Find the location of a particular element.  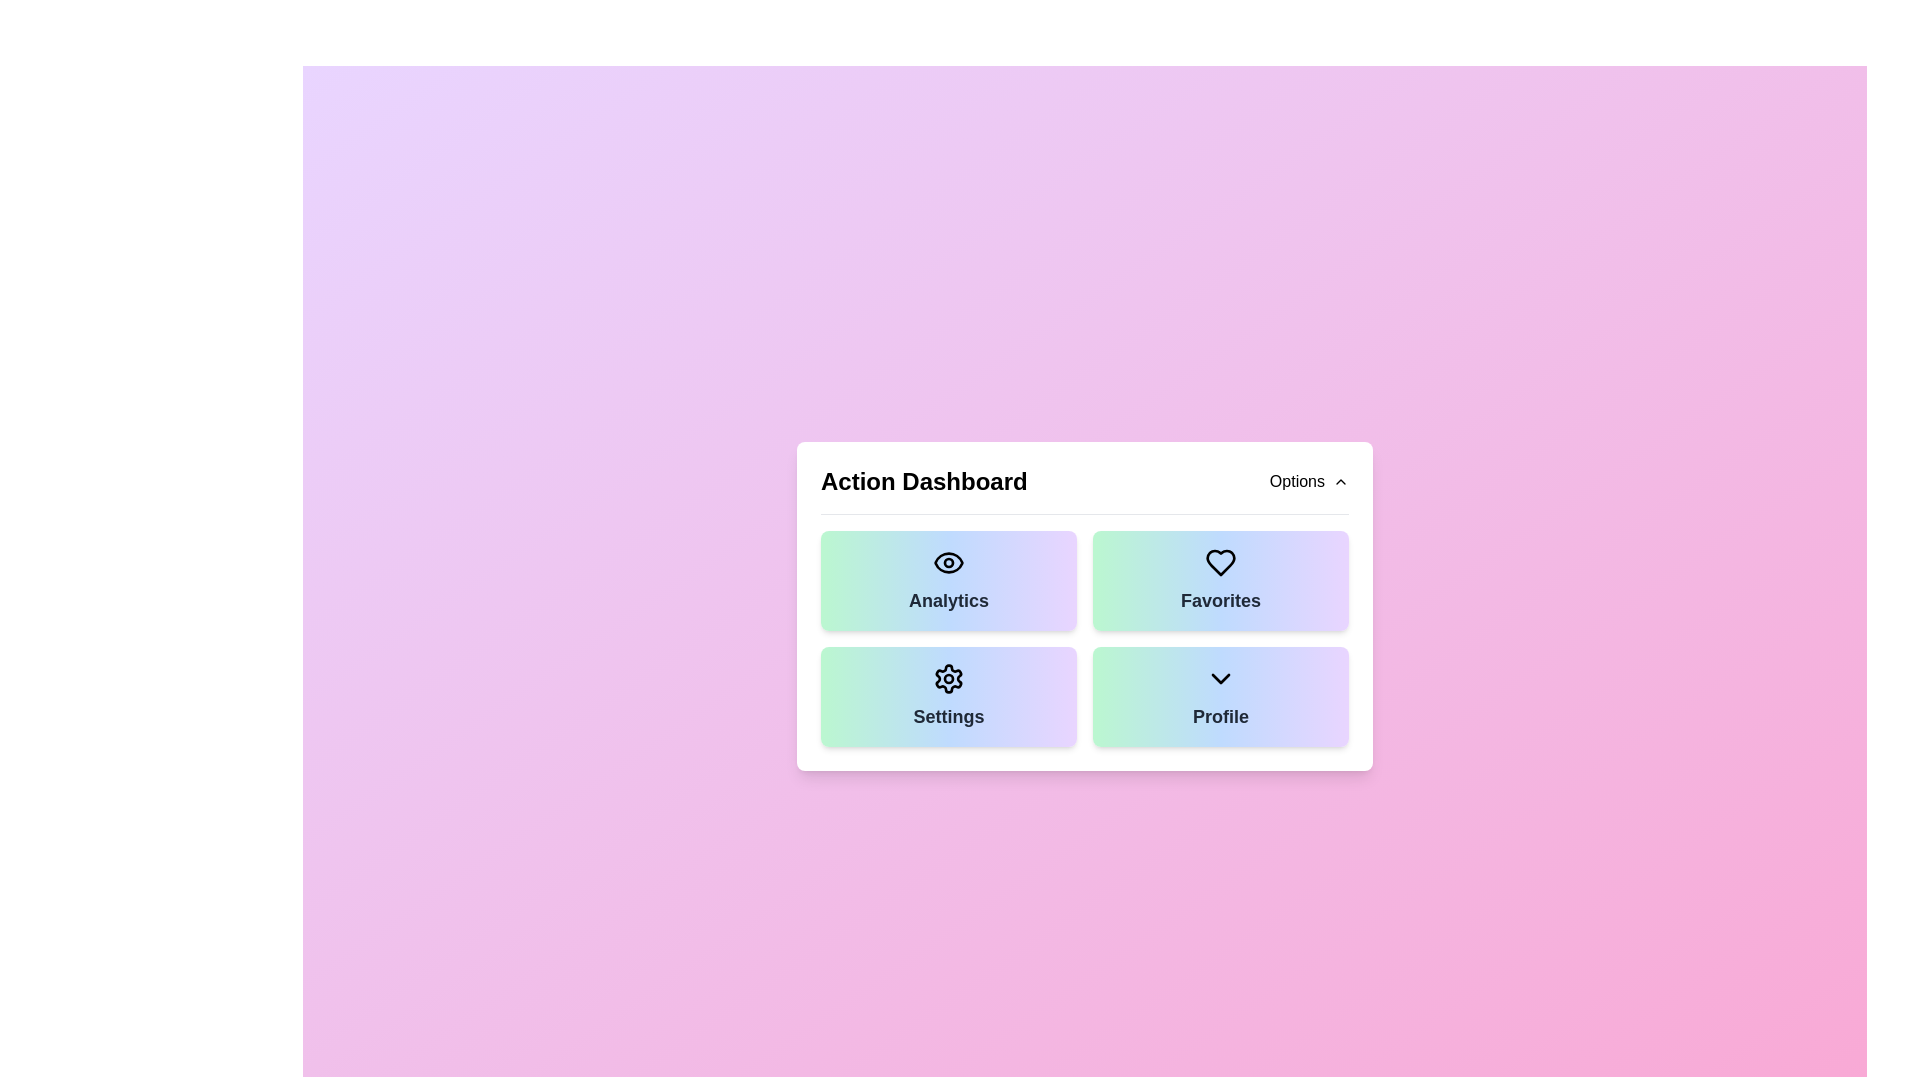

the chevron dropdown indicator icon located to the right of the 'Options' text is located at coordinates (1340, 481).